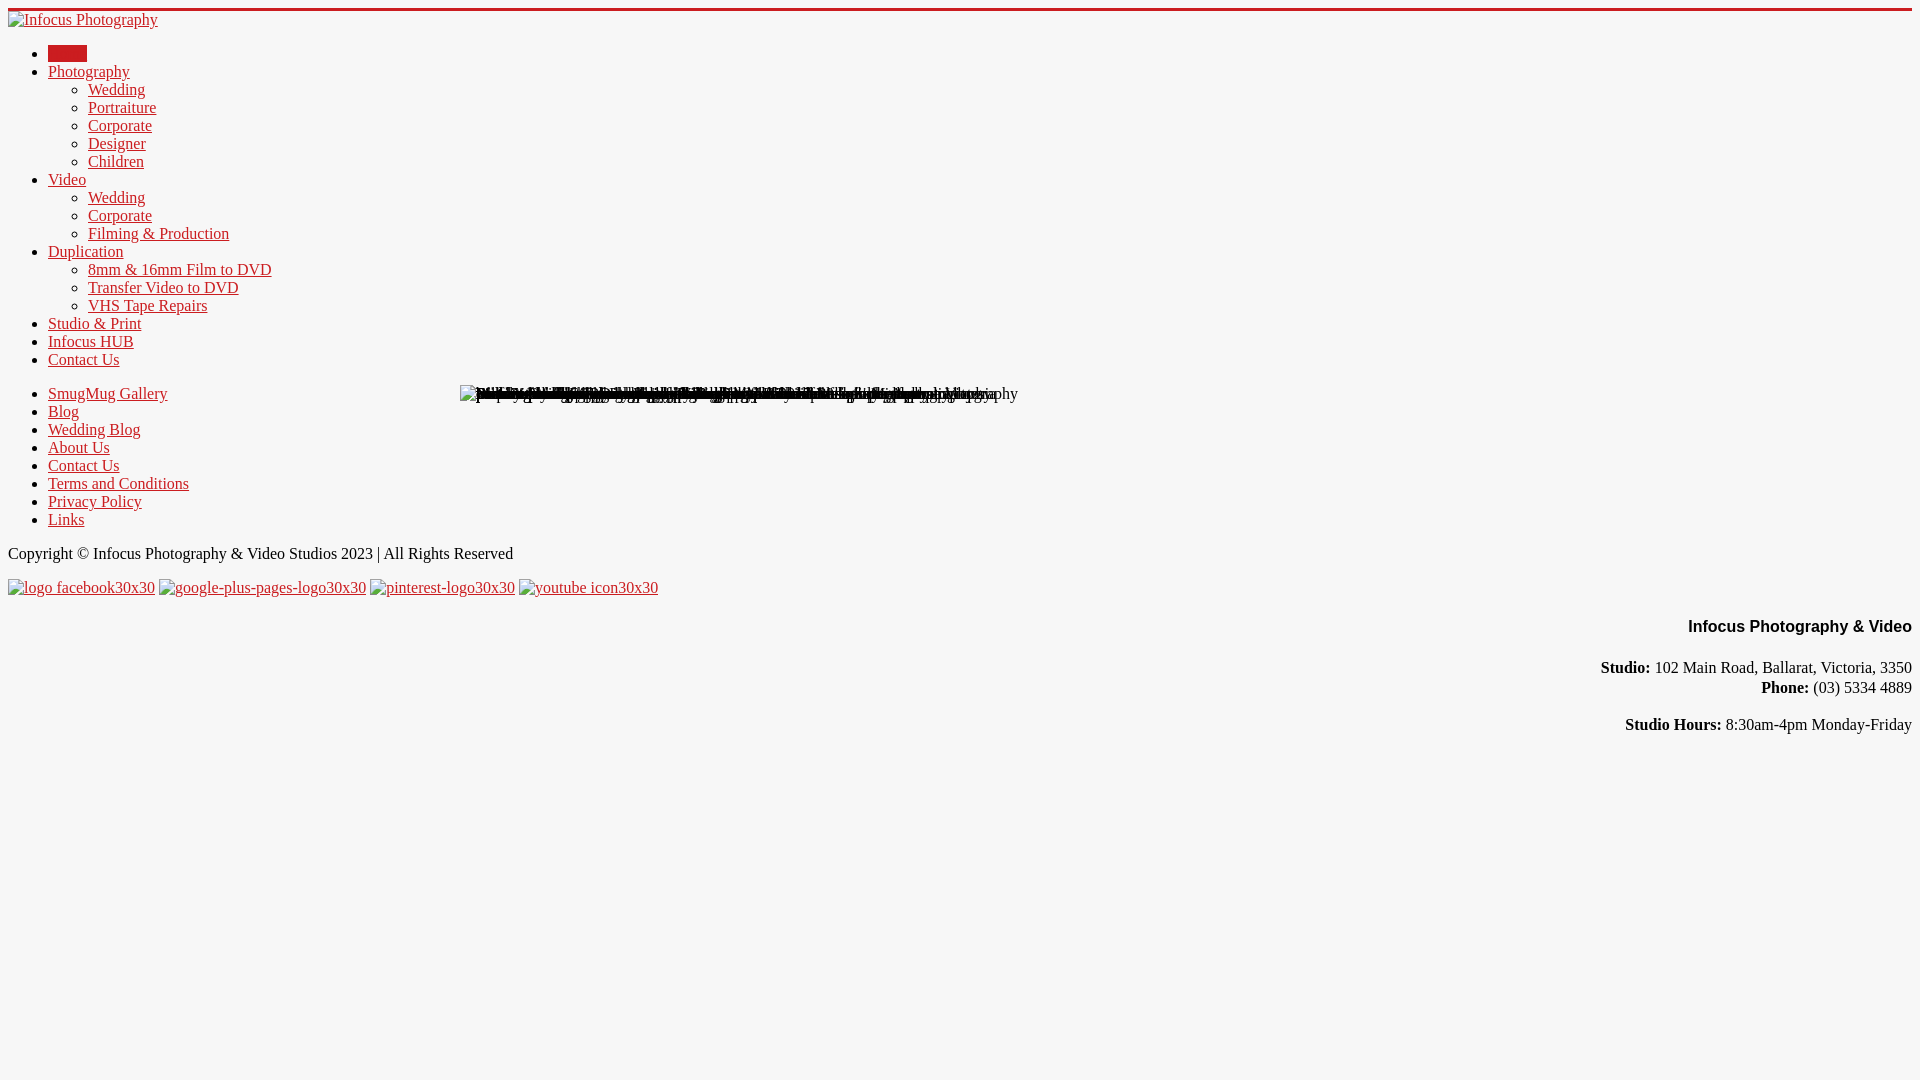 This screenshot has width=1920, height=1080. I want to click on '8mm & 16mm Film to DVD', so click(180, 268).